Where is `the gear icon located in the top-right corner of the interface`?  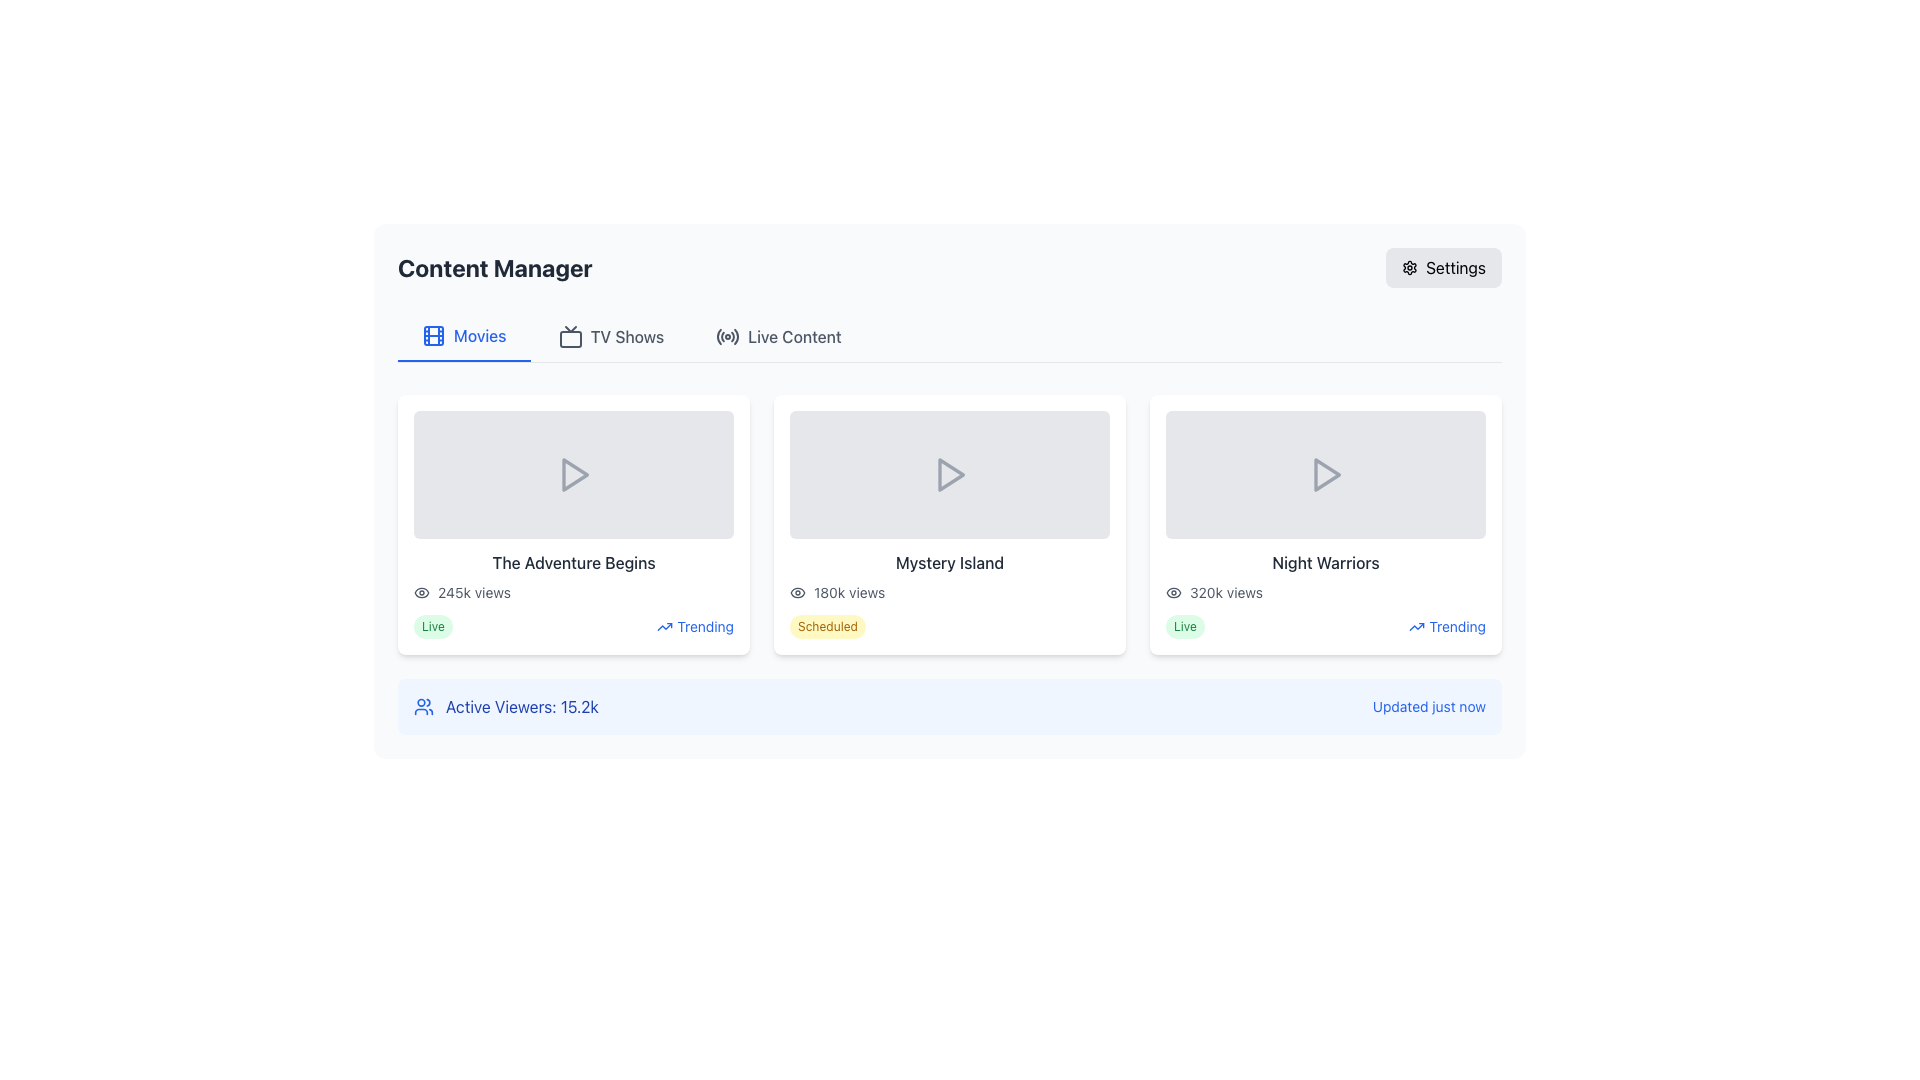 the gear icon located in the top-right corner of the interface is located at coordinates (1409, 266).